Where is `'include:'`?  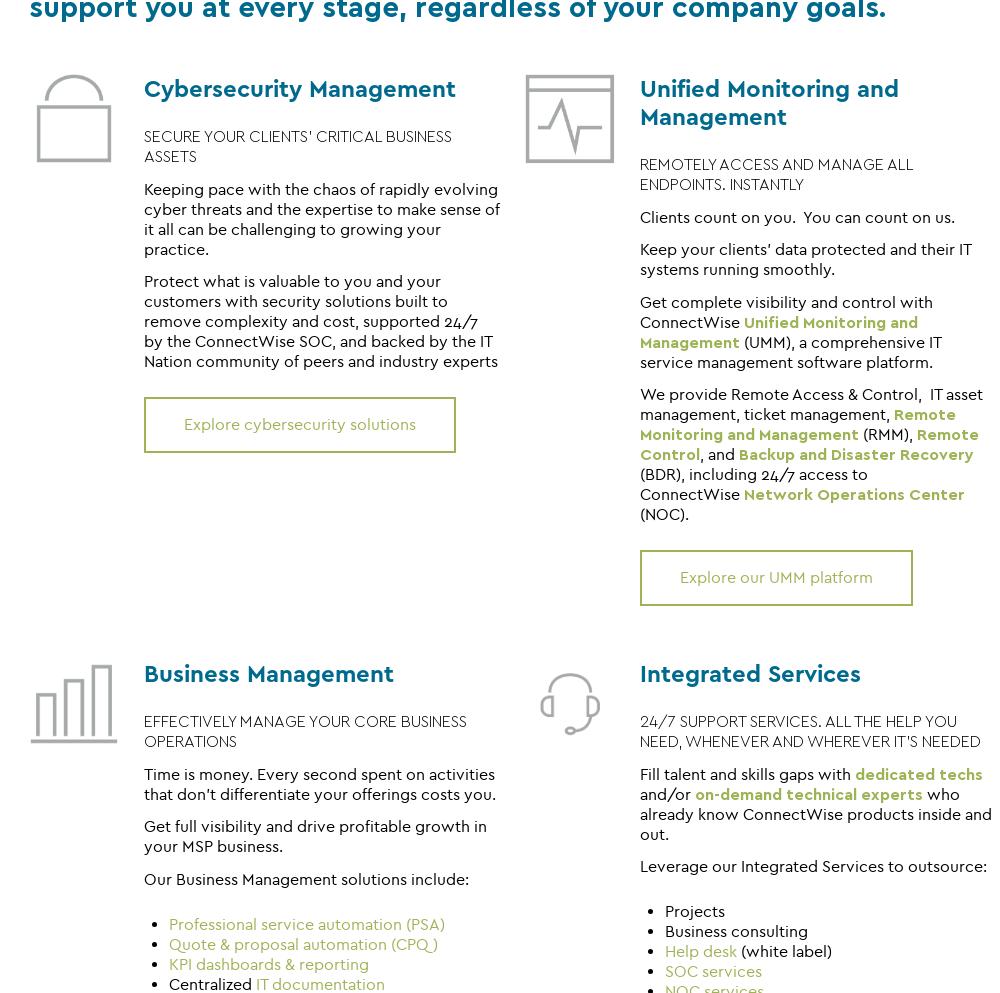
'include:' is located at coordinates (407, 877).